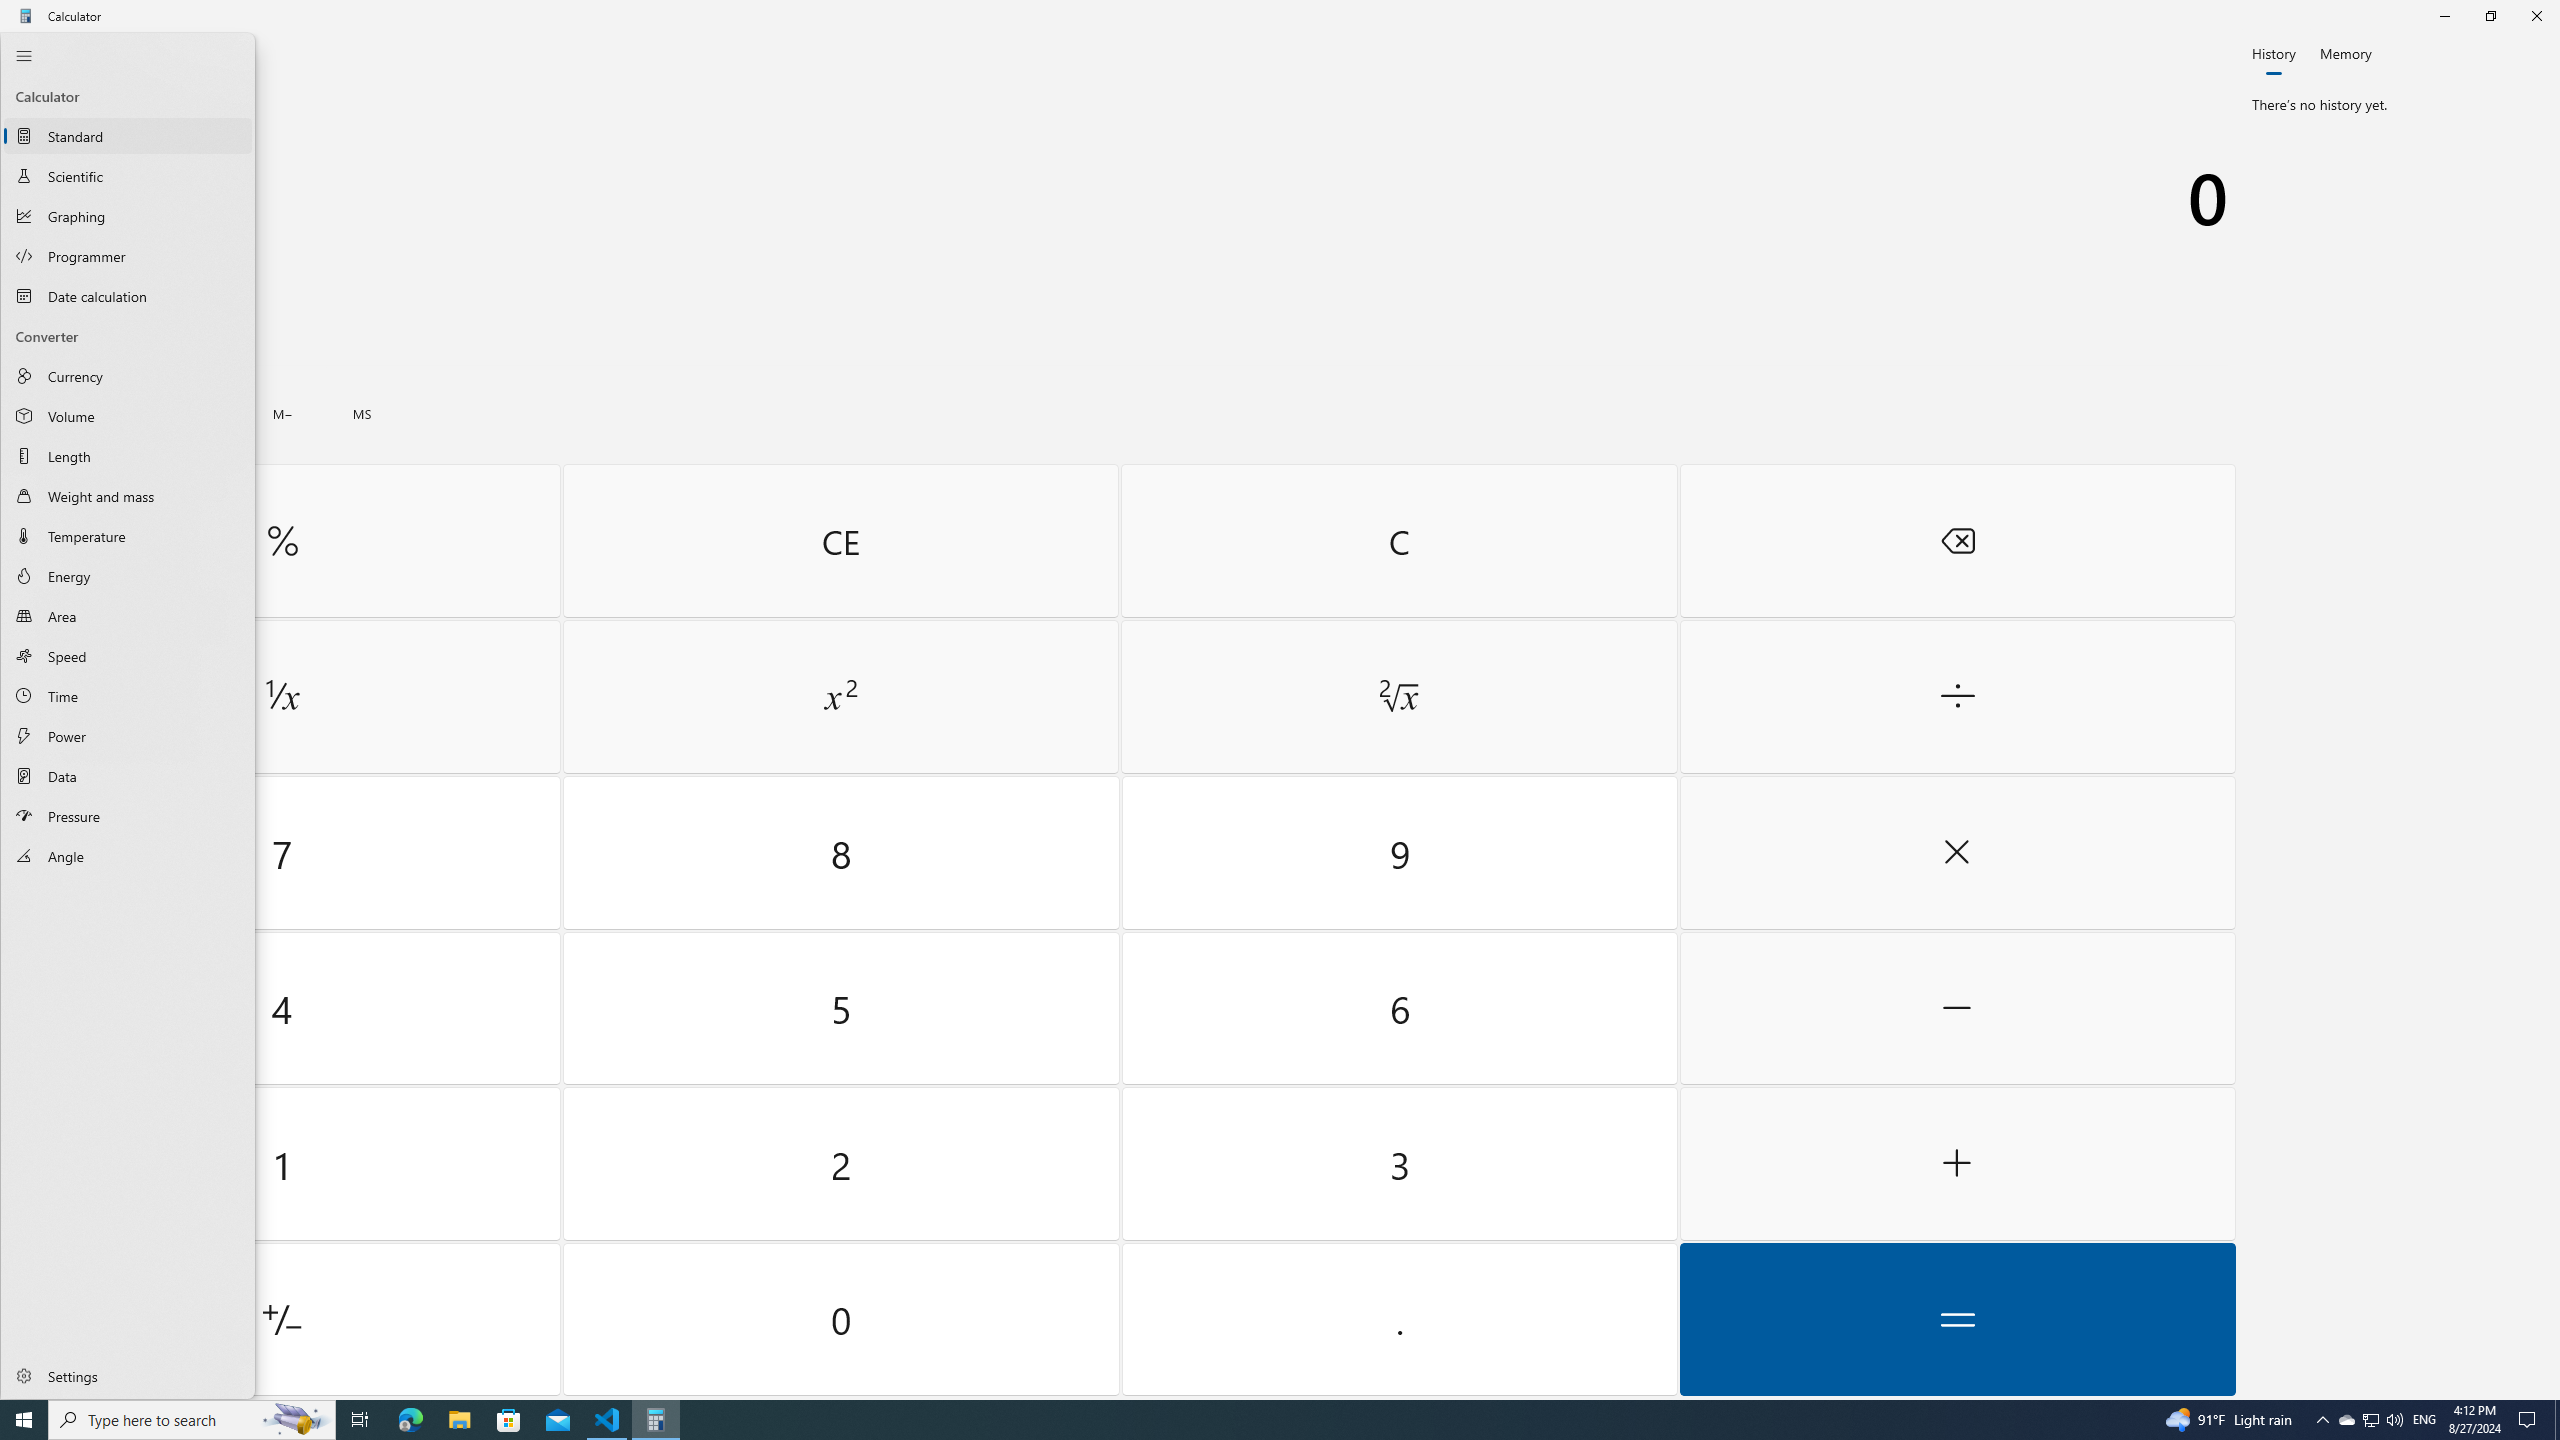  Describe the element at coordinates (127, 176) in the screenshot. I see `'Scientific Calculator'` at that location.